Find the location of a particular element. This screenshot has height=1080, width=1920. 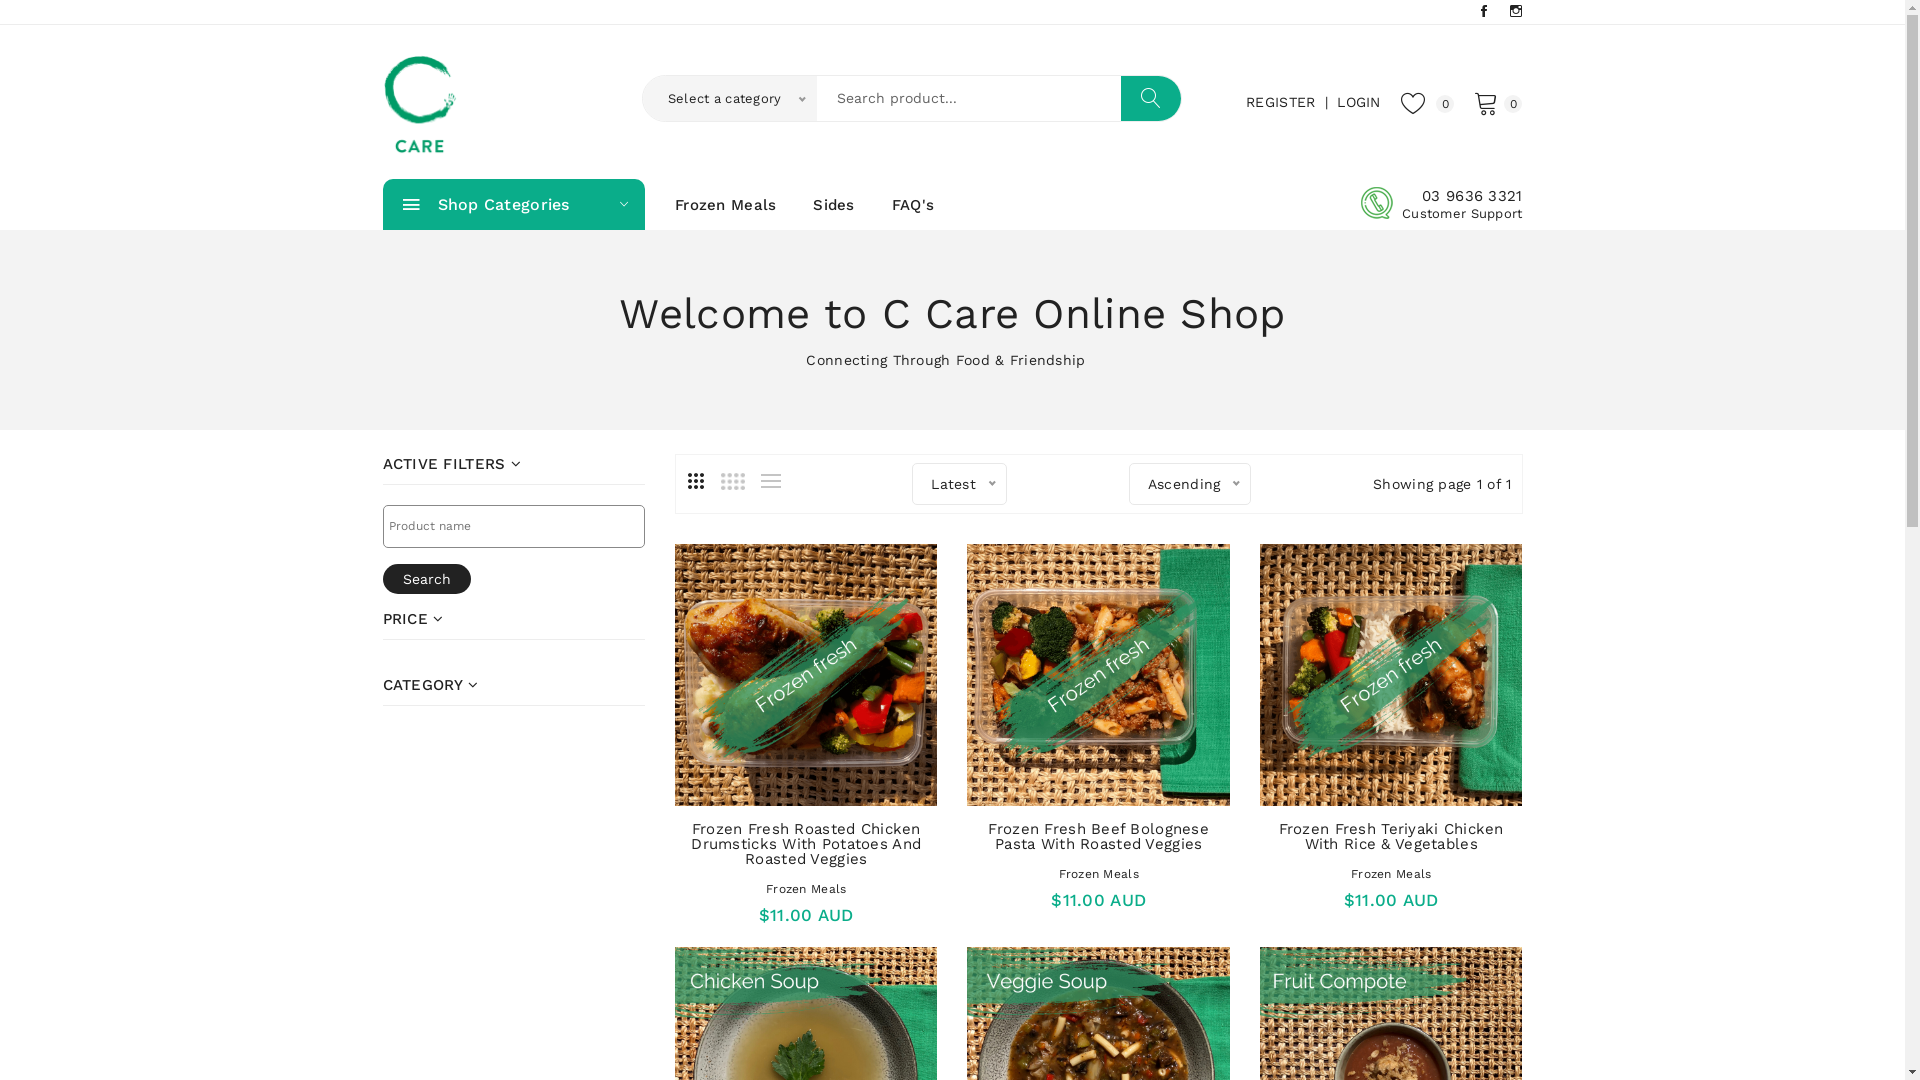

'REGISTER' is located at coordinates (1280, 101).